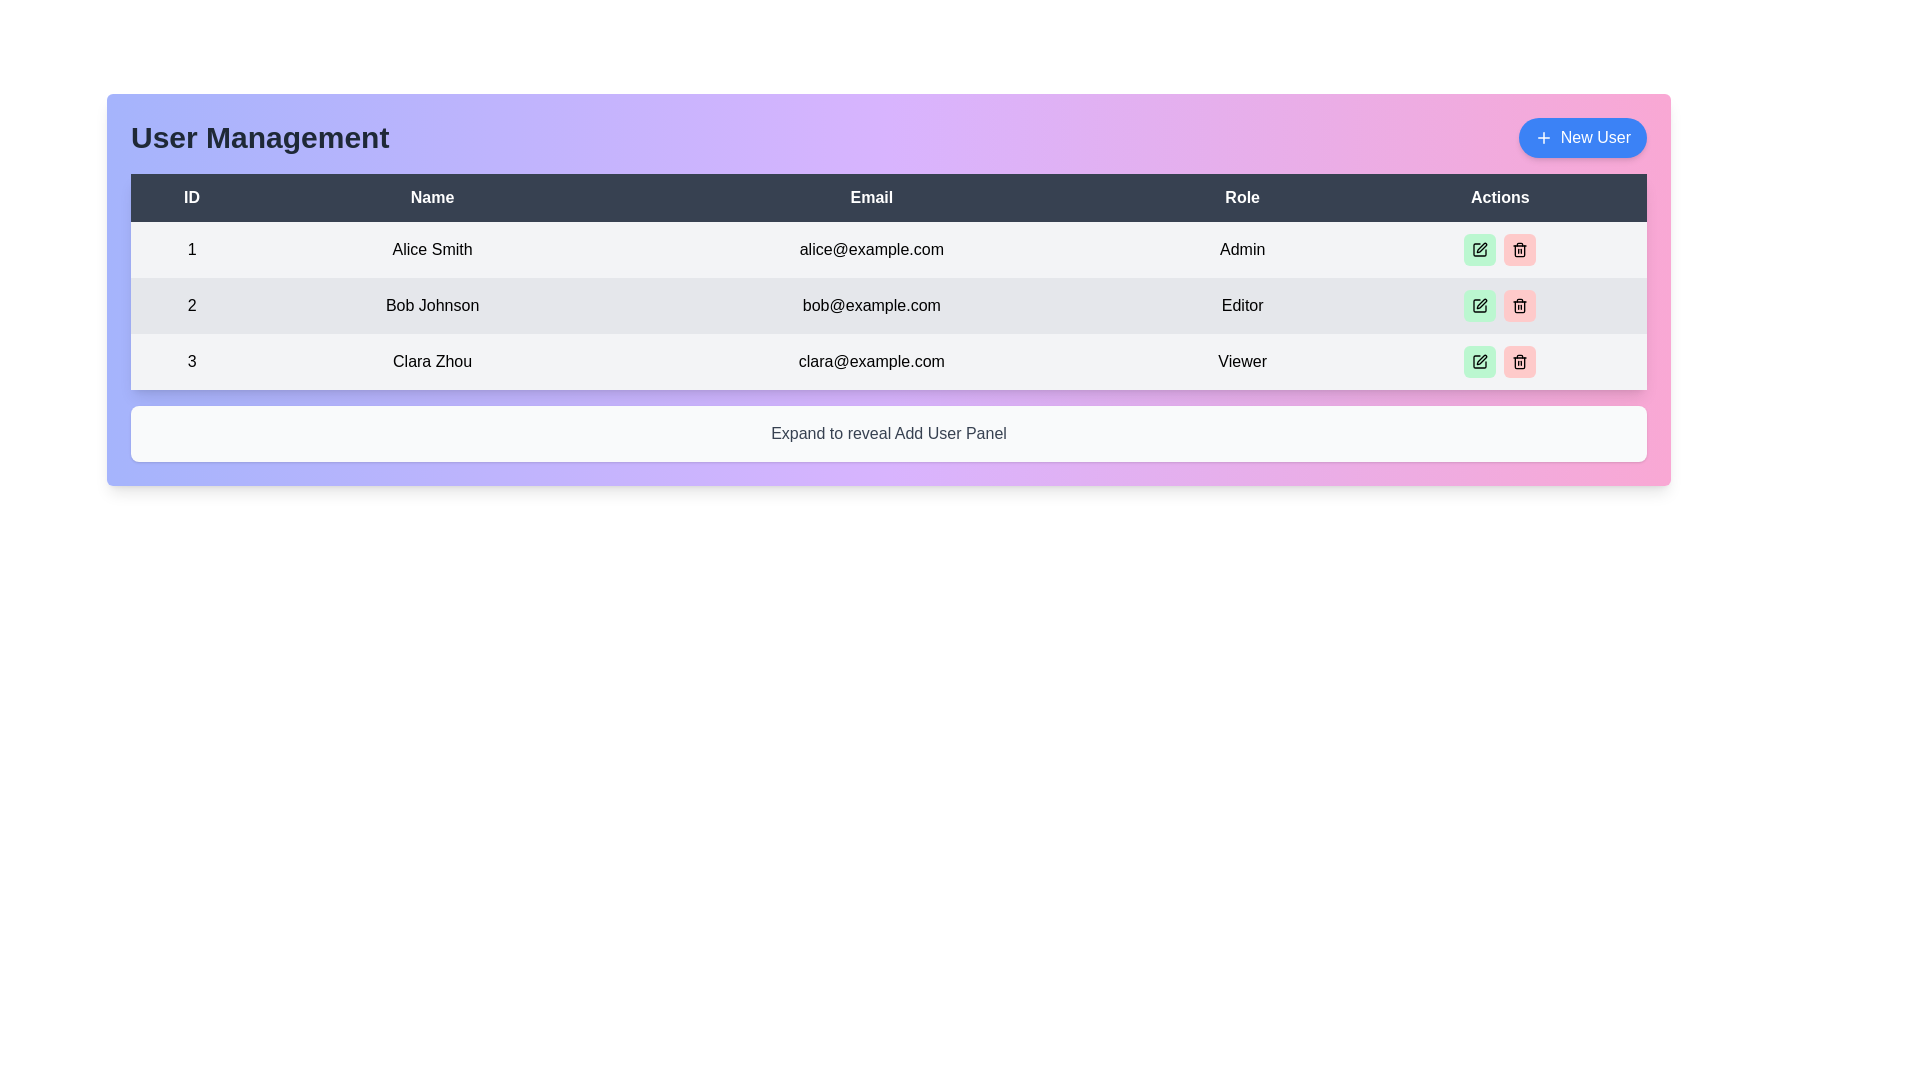  Describe the element at coordinates (431, 249) in the screenshot. I see `the read-only text label displaying the name 'Alice Smith' in the first row of the table within the 'Name' column` at that location.